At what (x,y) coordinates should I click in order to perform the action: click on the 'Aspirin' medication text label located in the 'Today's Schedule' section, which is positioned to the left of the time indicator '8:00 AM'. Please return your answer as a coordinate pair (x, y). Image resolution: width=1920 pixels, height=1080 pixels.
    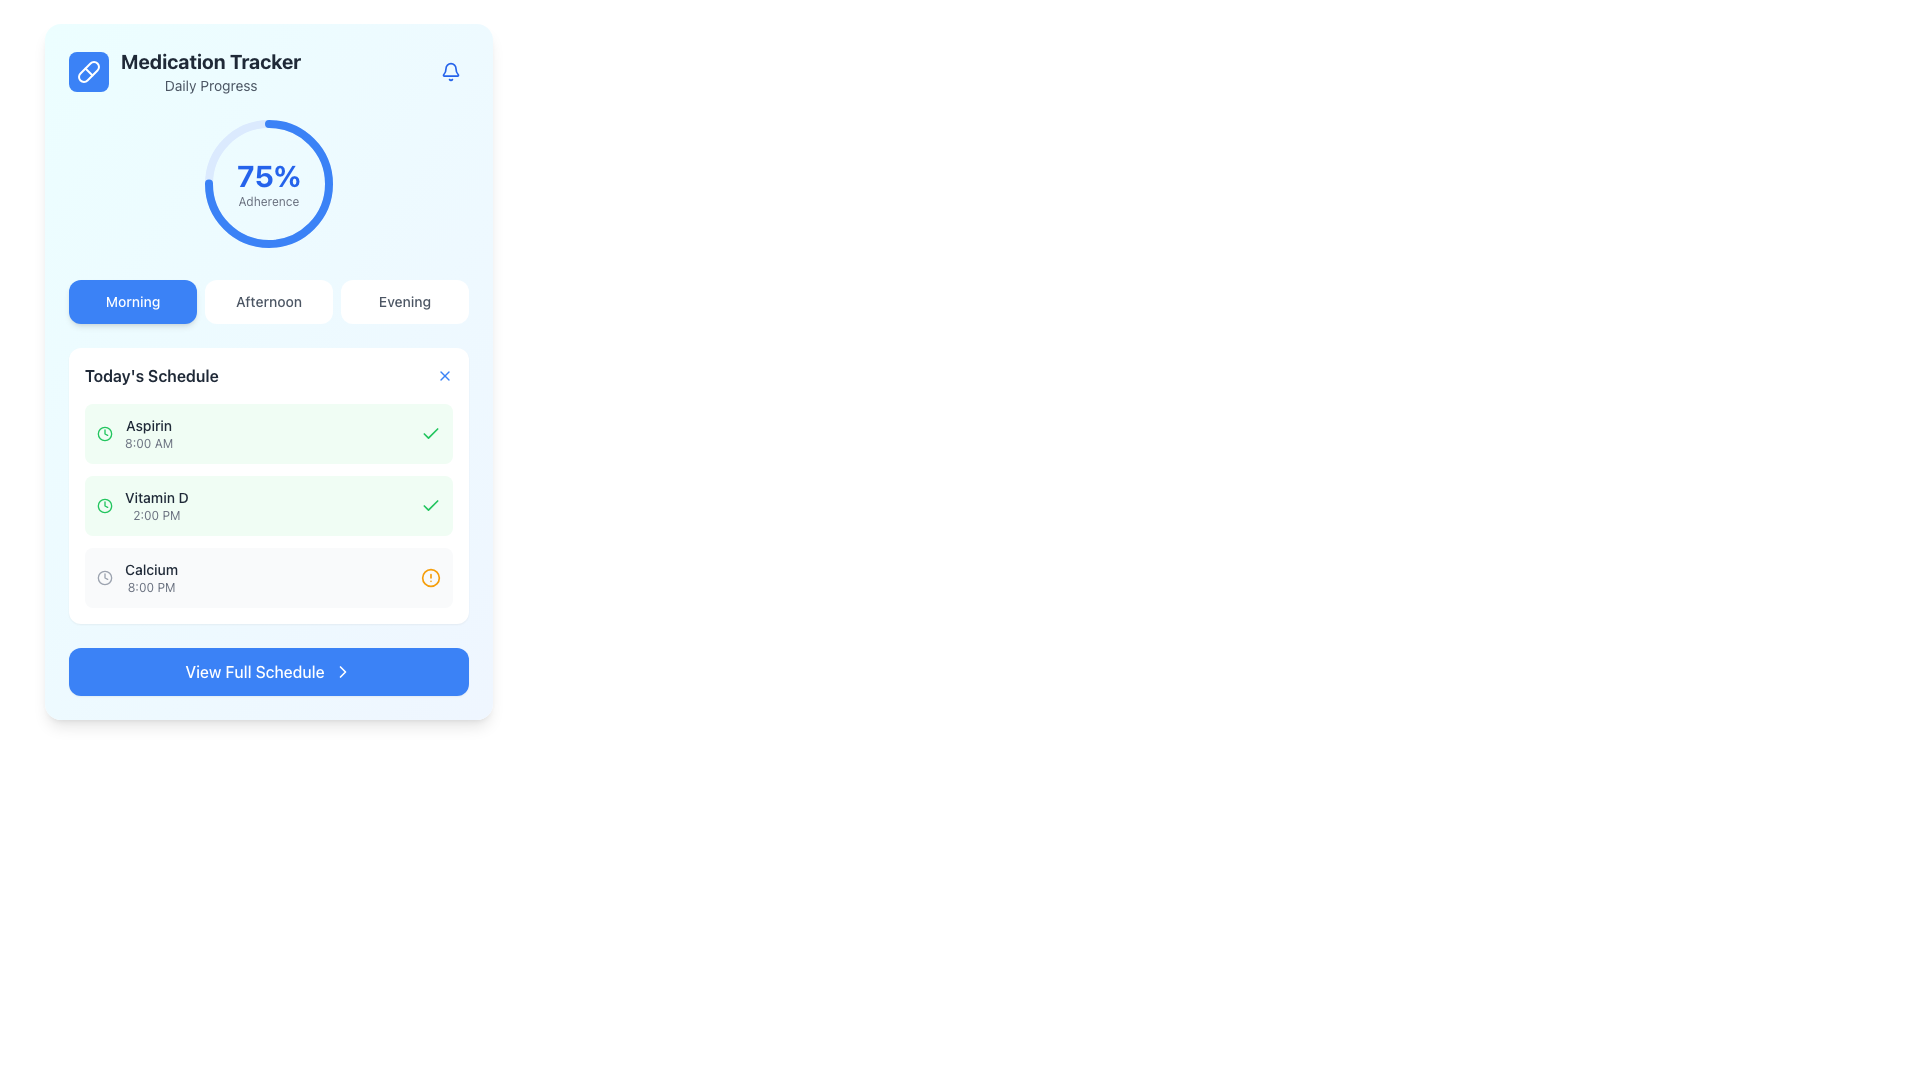
    Looking at the image, I should click on (148, 424).